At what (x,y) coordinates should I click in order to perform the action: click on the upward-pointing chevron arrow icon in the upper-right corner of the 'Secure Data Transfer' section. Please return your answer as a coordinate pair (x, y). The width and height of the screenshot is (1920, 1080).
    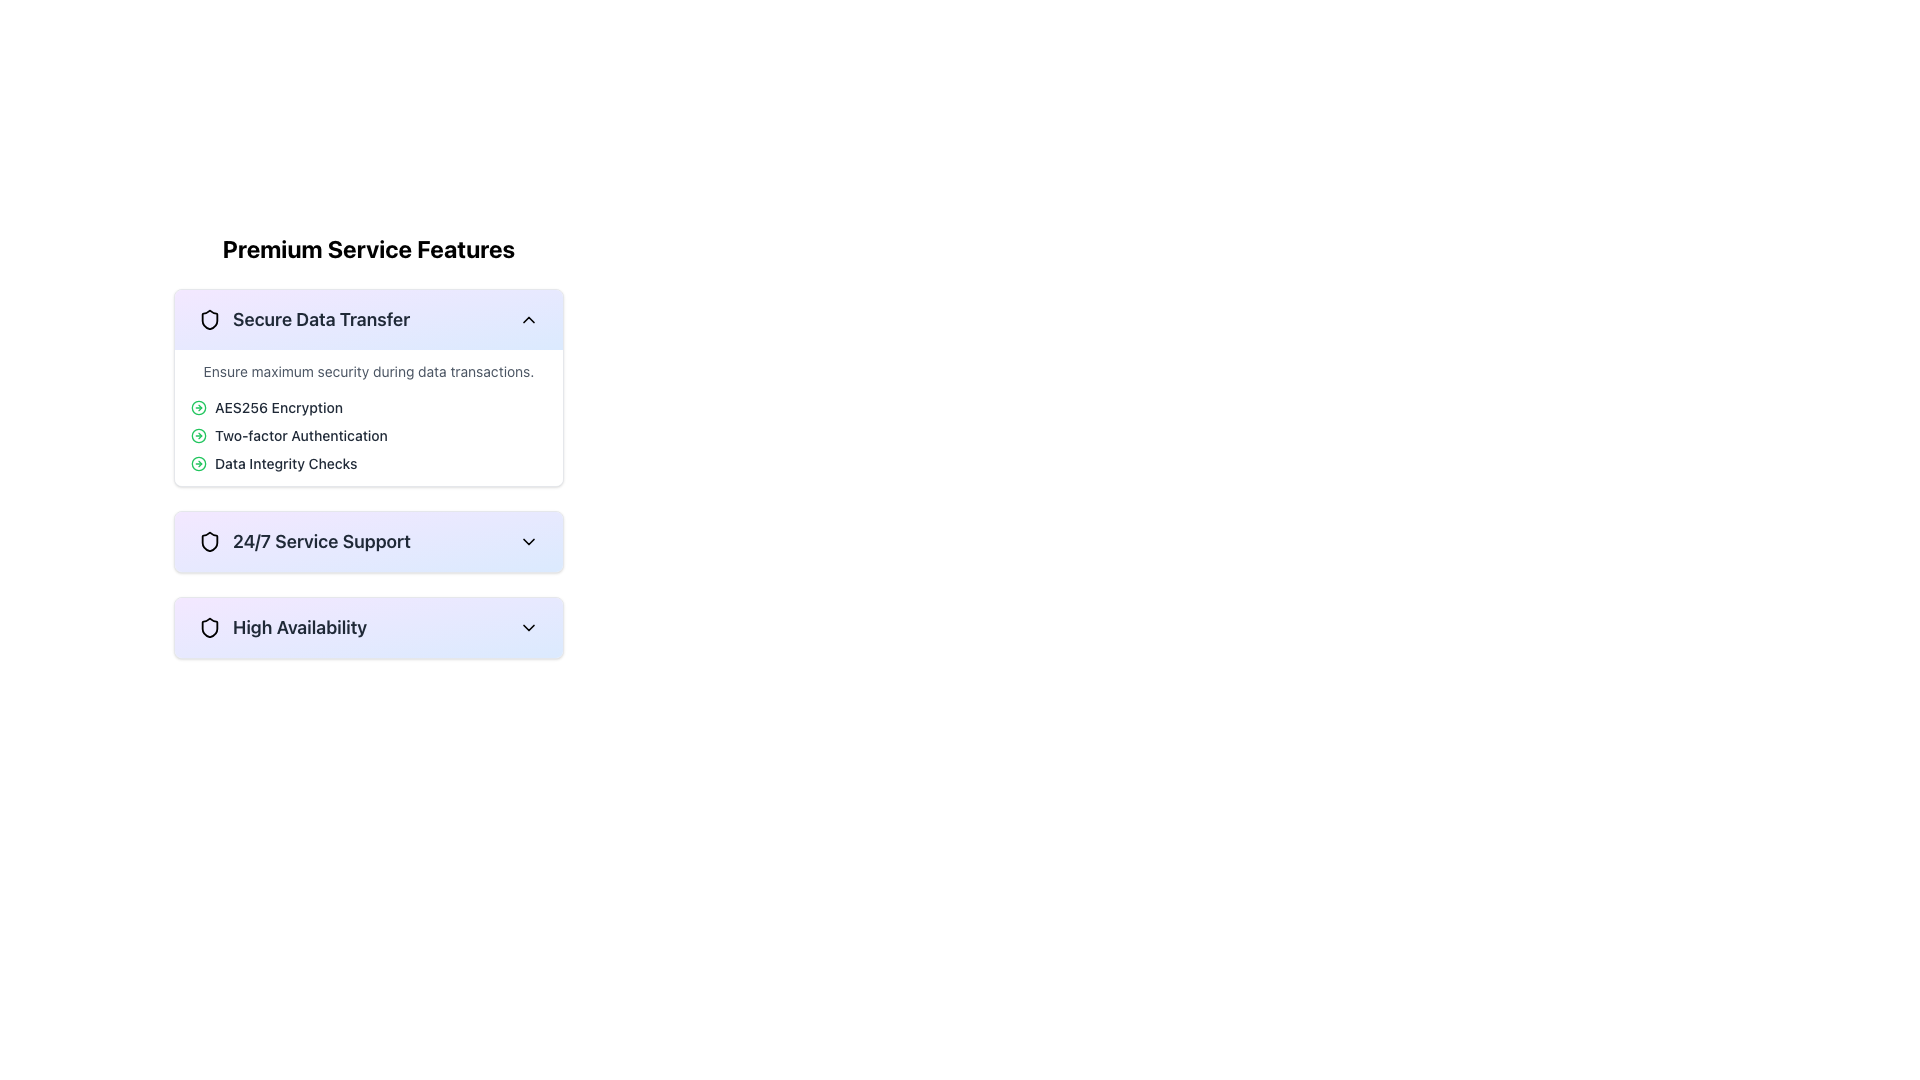
    Looking at the image, I should click on (528, 319).